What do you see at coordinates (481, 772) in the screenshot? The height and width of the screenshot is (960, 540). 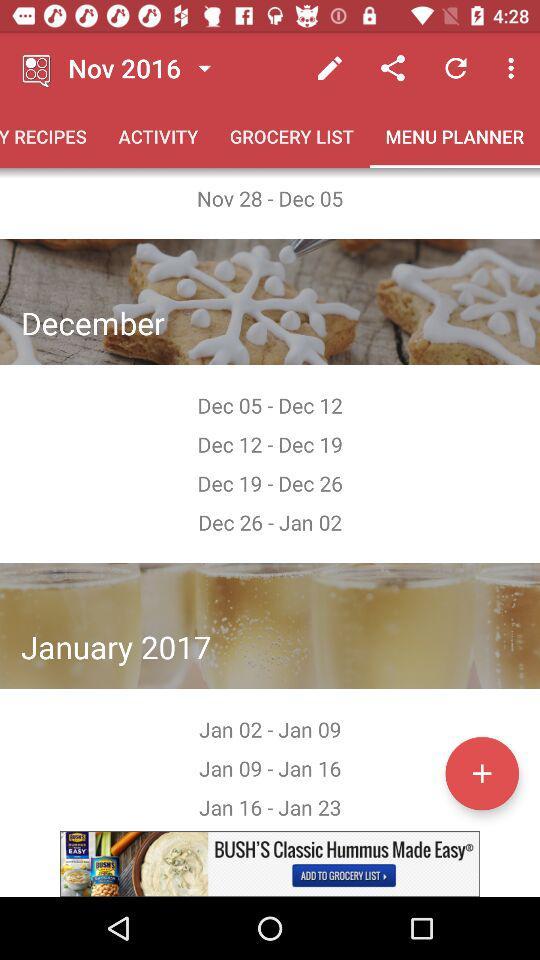 I see `increment button` at bounding box center [481, 772].